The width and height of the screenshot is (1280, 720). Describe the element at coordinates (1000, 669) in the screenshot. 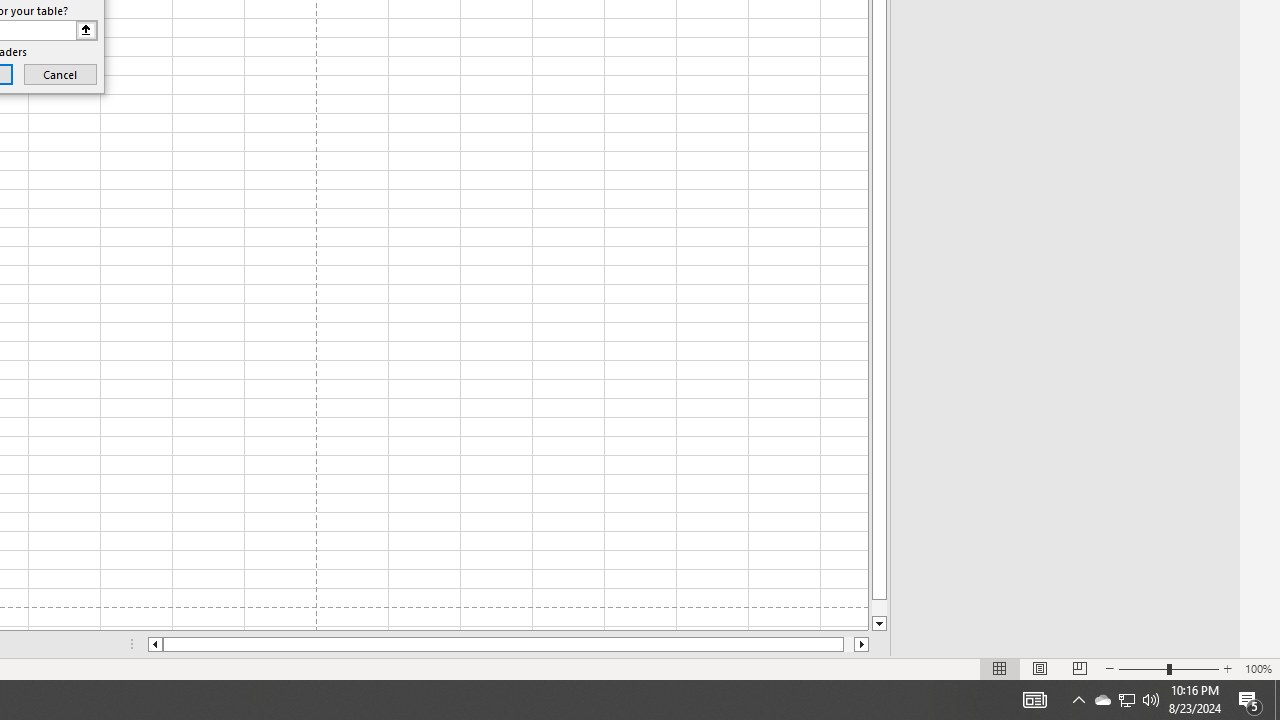

I see `'Normal'` at that location.